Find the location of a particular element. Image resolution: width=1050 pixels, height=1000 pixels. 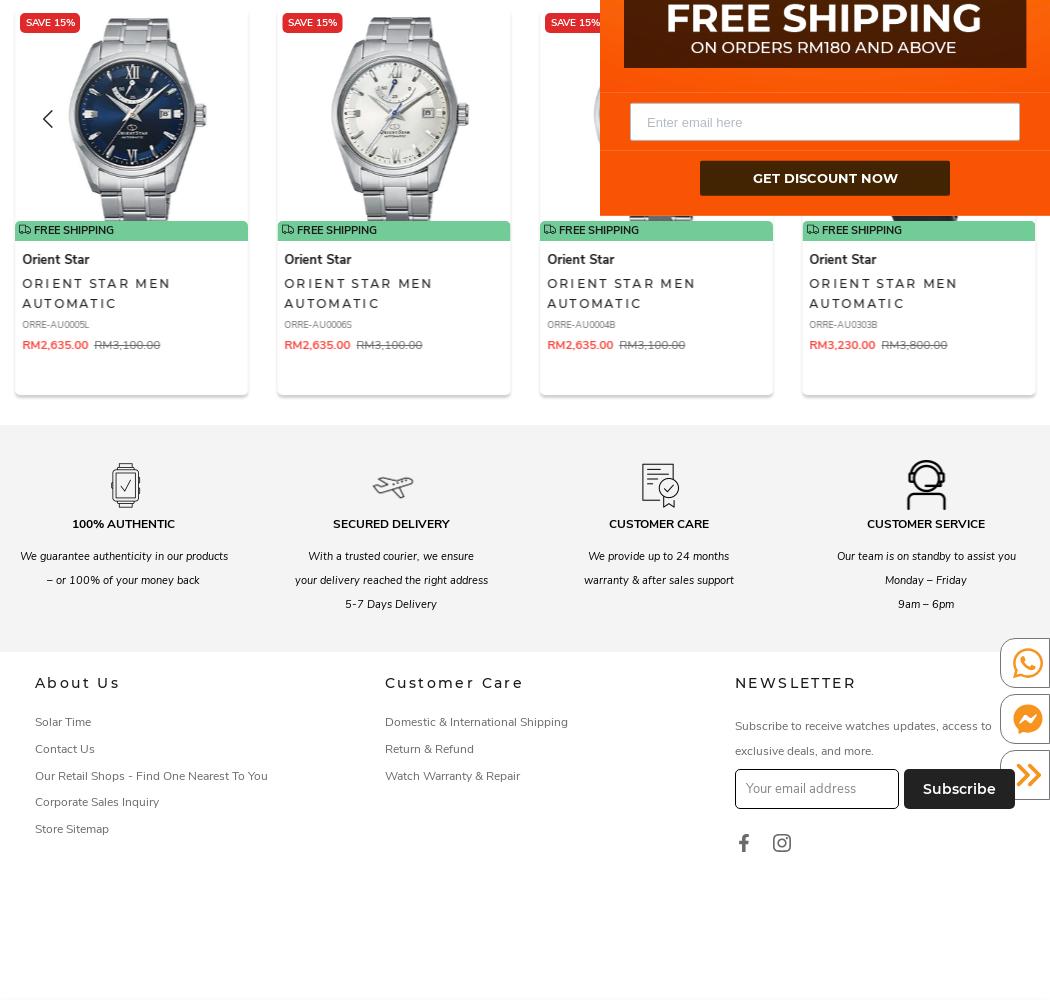

'Corporate Sales Inquiry' is located at coordinates (97, 802).